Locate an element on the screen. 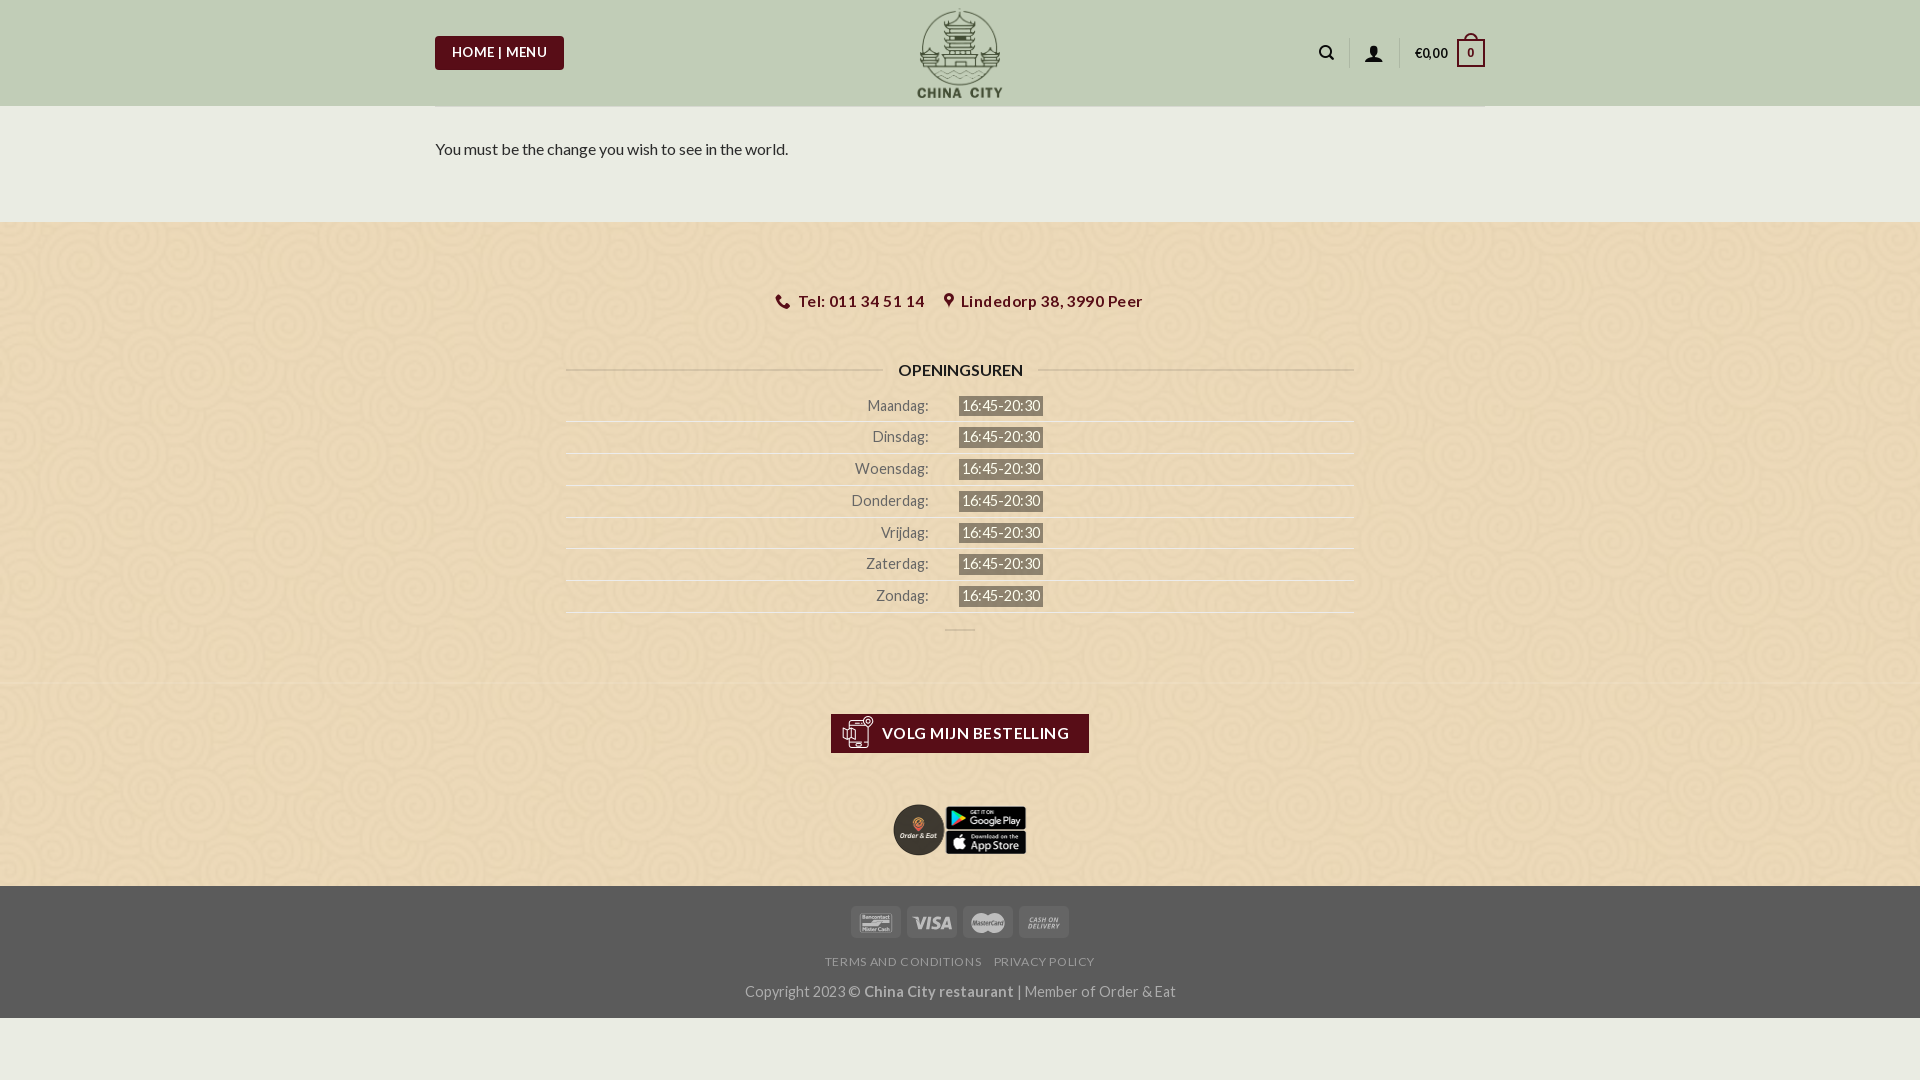  'HOME | MENU' is located at coordinates (434, 52).